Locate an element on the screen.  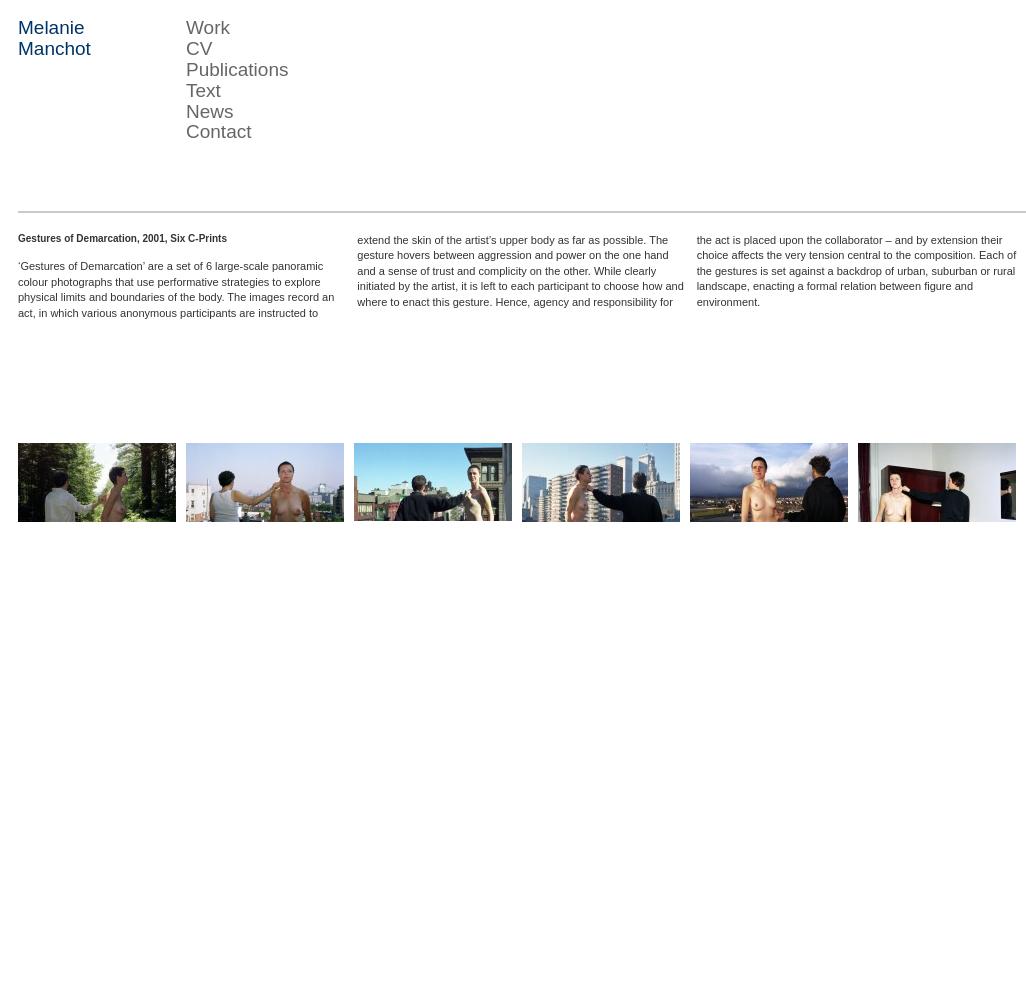
'CV' is located at coordinates (198, 47).